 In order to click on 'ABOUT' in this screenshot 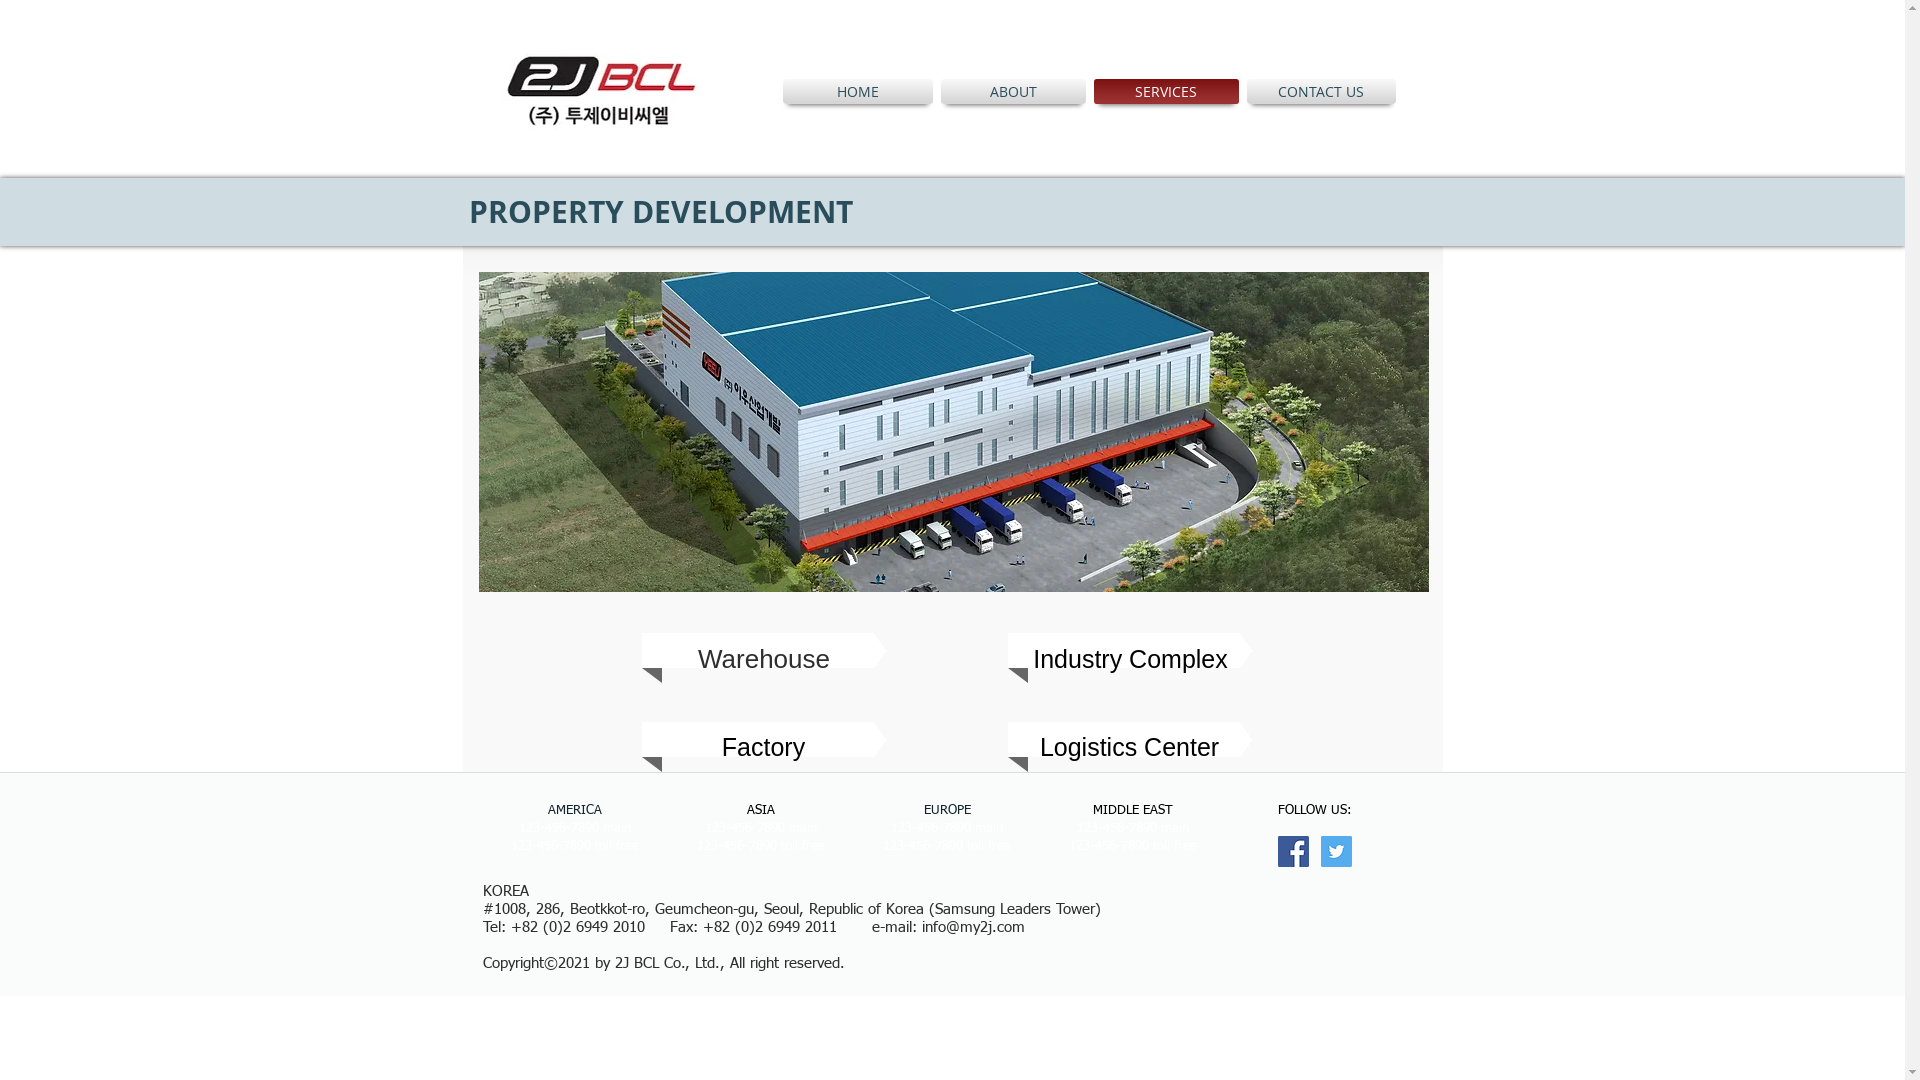, I will do `click(1012, 91)`.